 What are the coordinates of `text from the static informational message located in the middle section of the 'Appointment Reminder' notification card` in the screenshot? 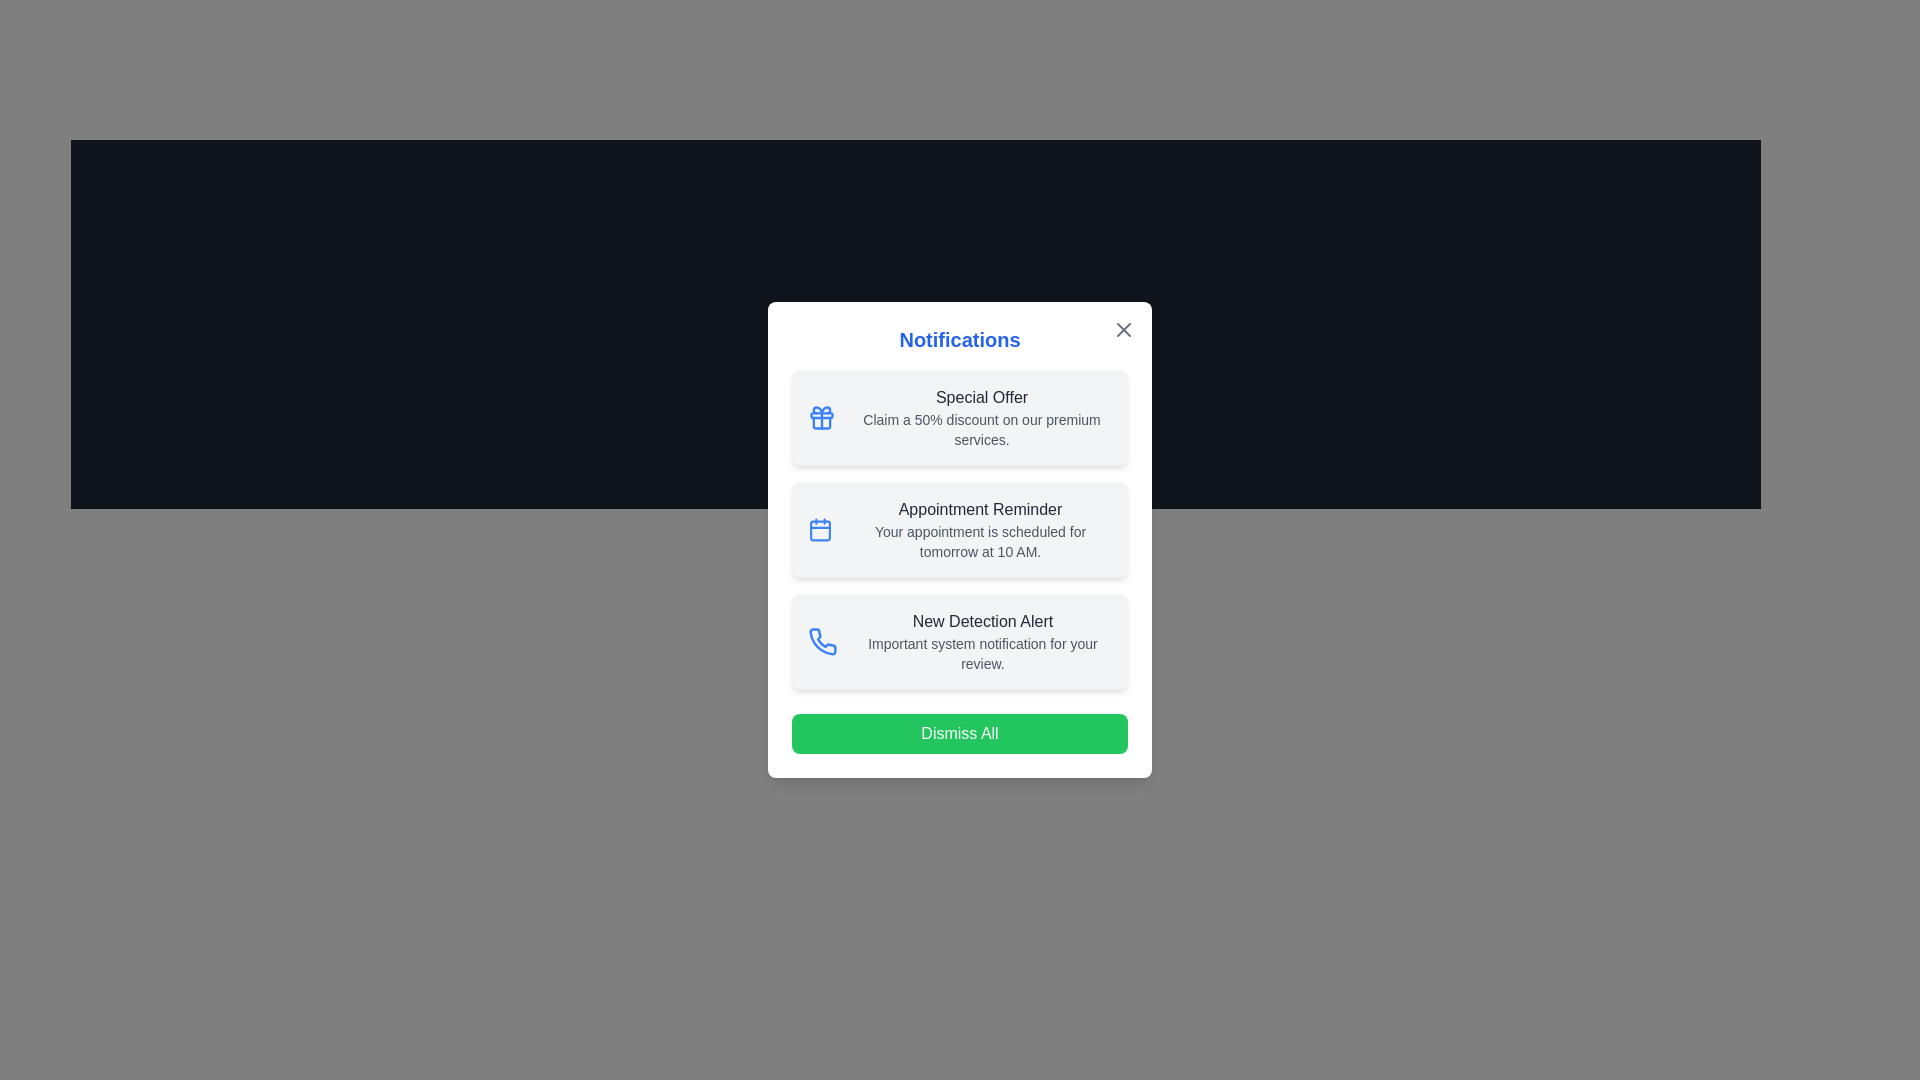 It's located at (980, 542).